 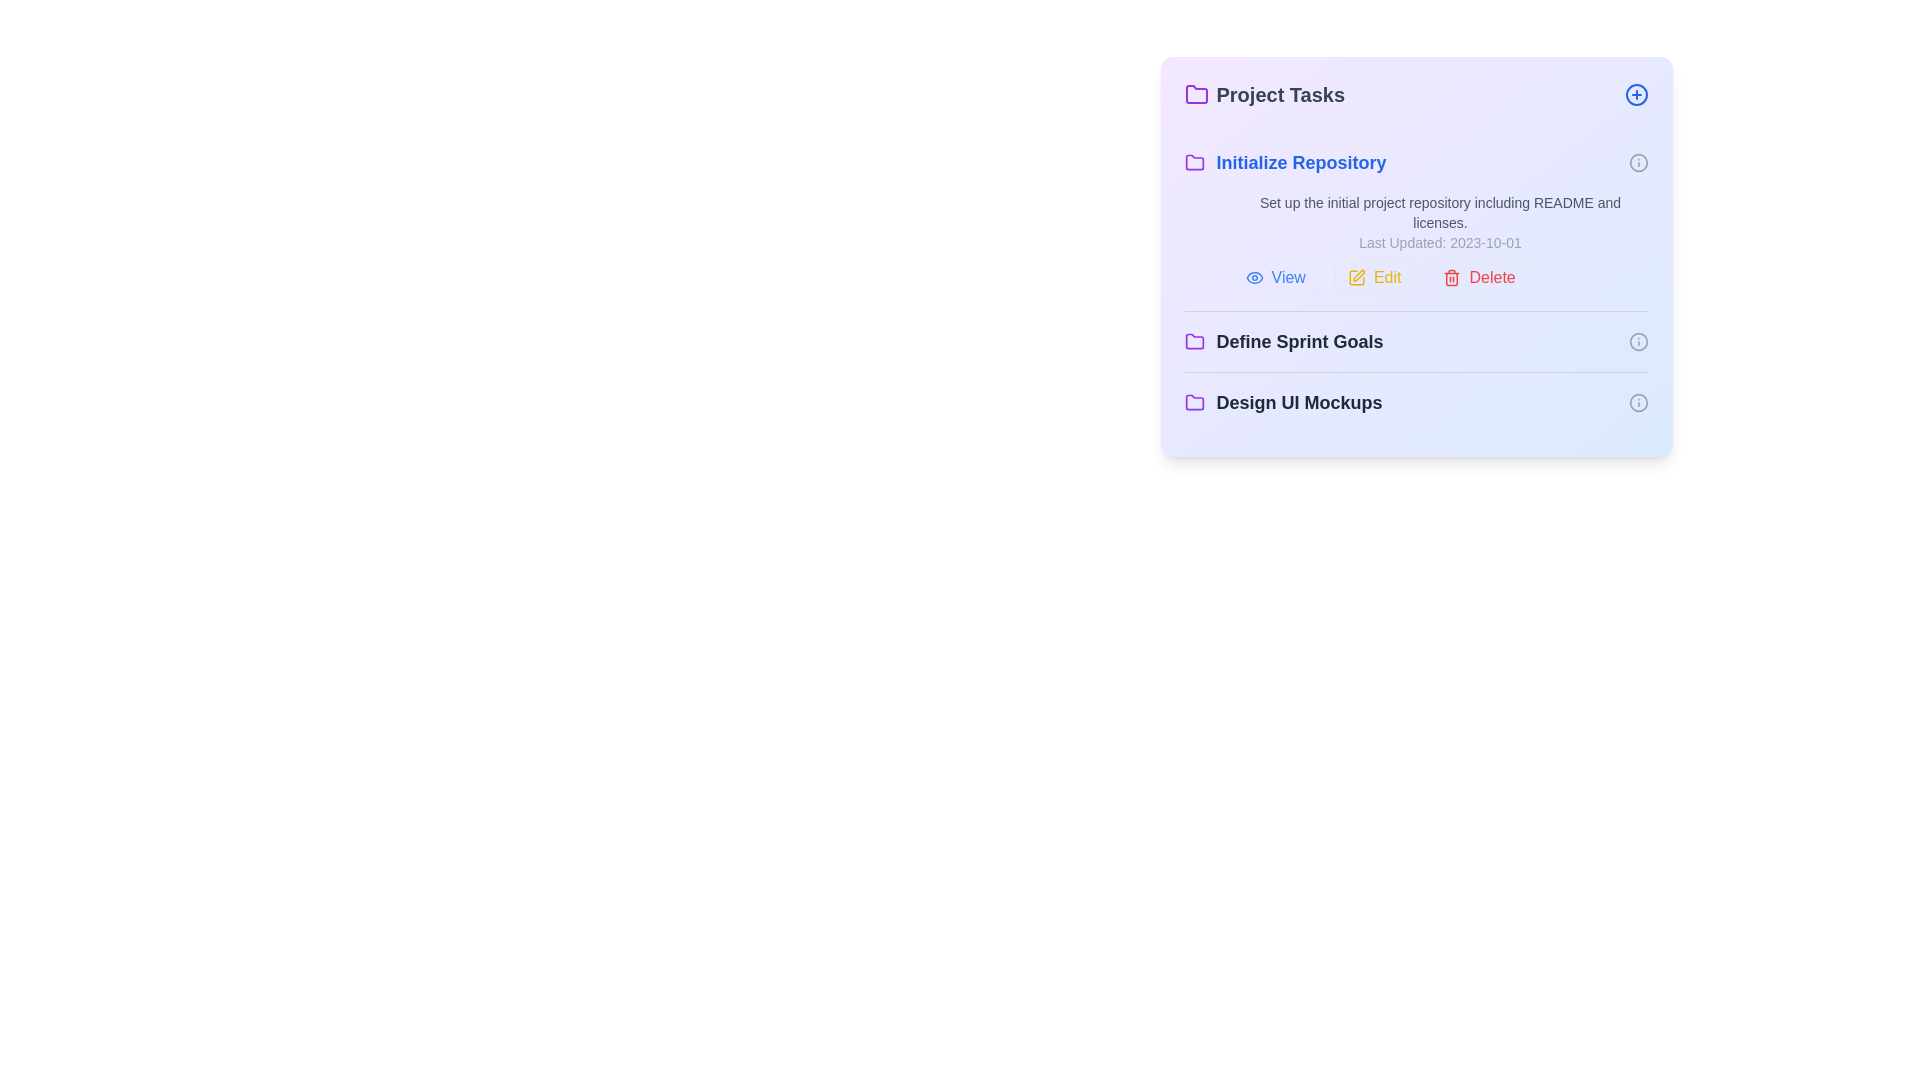 I want to click on the small circular icon button with a blue border and a '+' symbol inside it, located at the top-right corner of the 'Project Tasks' section, so click(x=1636, y=95).